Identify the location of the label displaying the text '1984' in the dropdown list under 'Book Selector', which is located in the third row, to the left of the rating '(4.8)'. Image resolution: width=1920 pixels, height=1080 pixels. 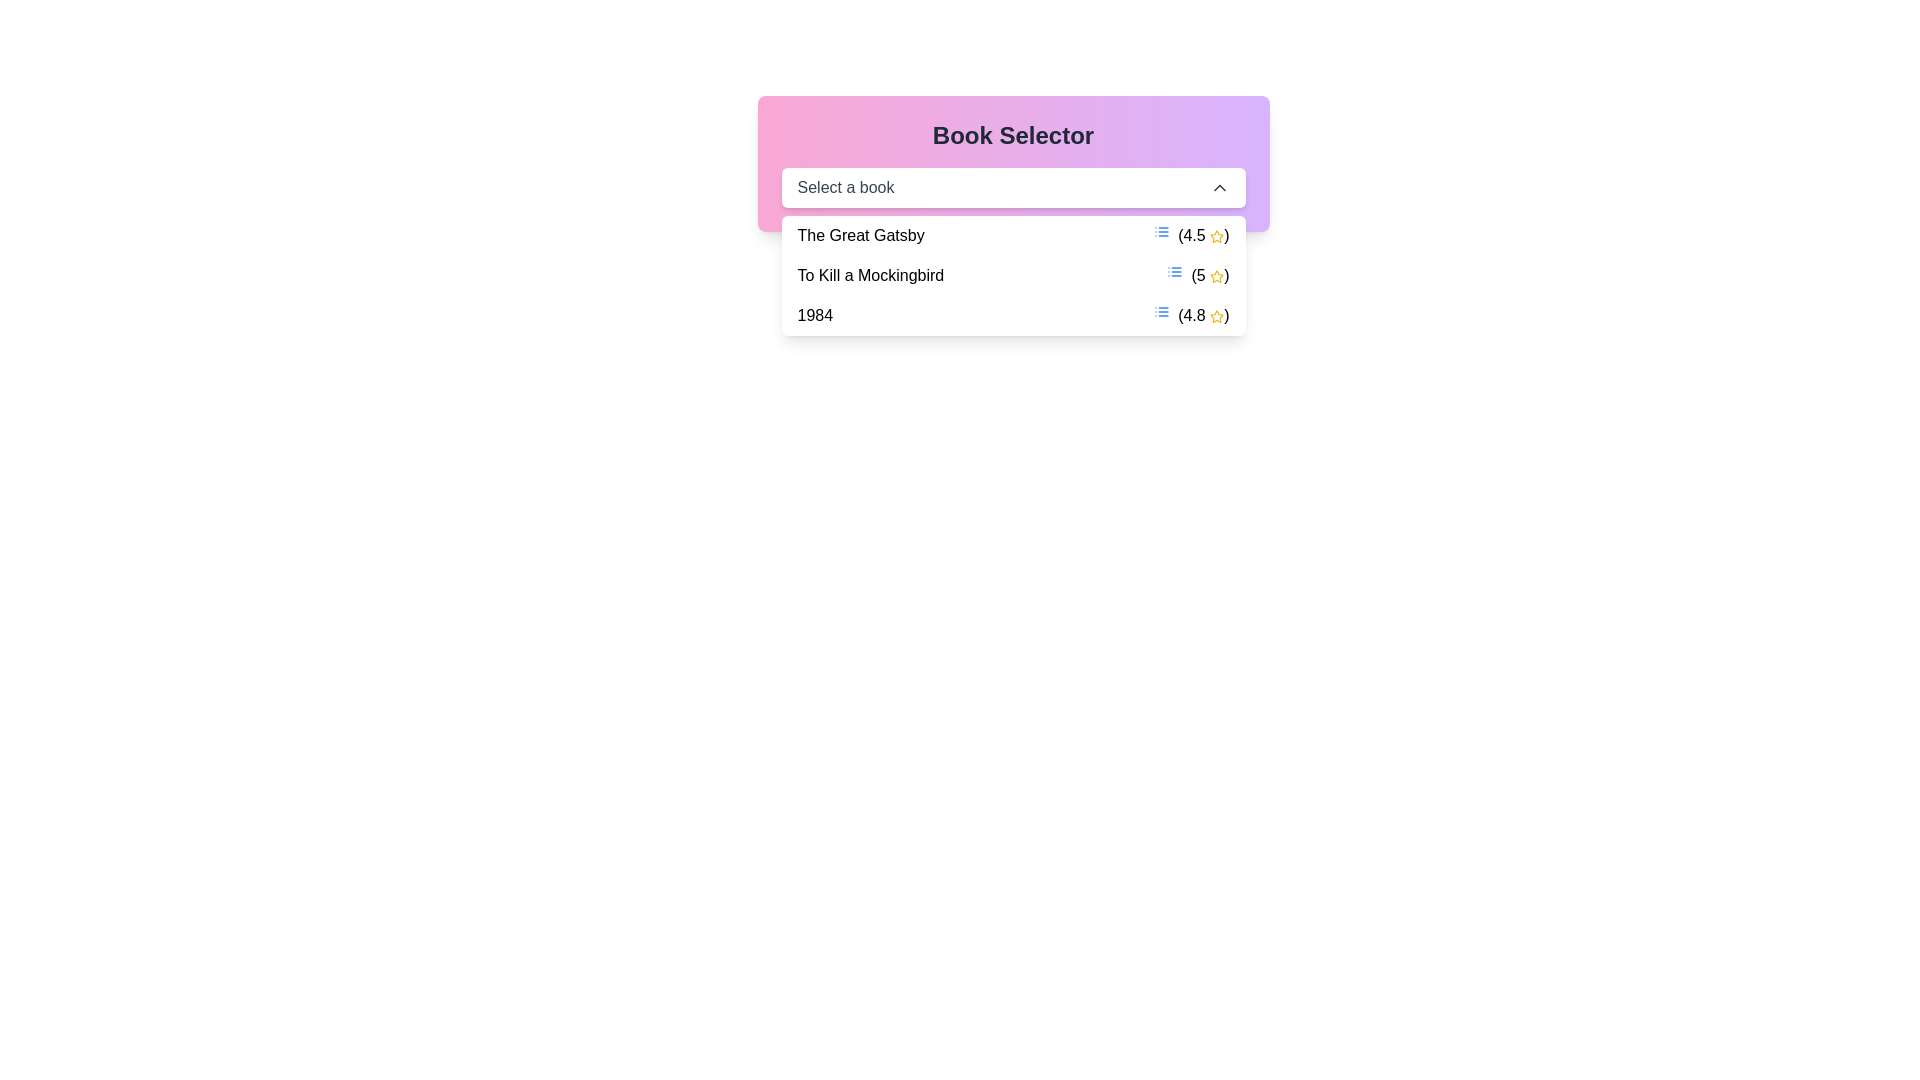
(815, 315).